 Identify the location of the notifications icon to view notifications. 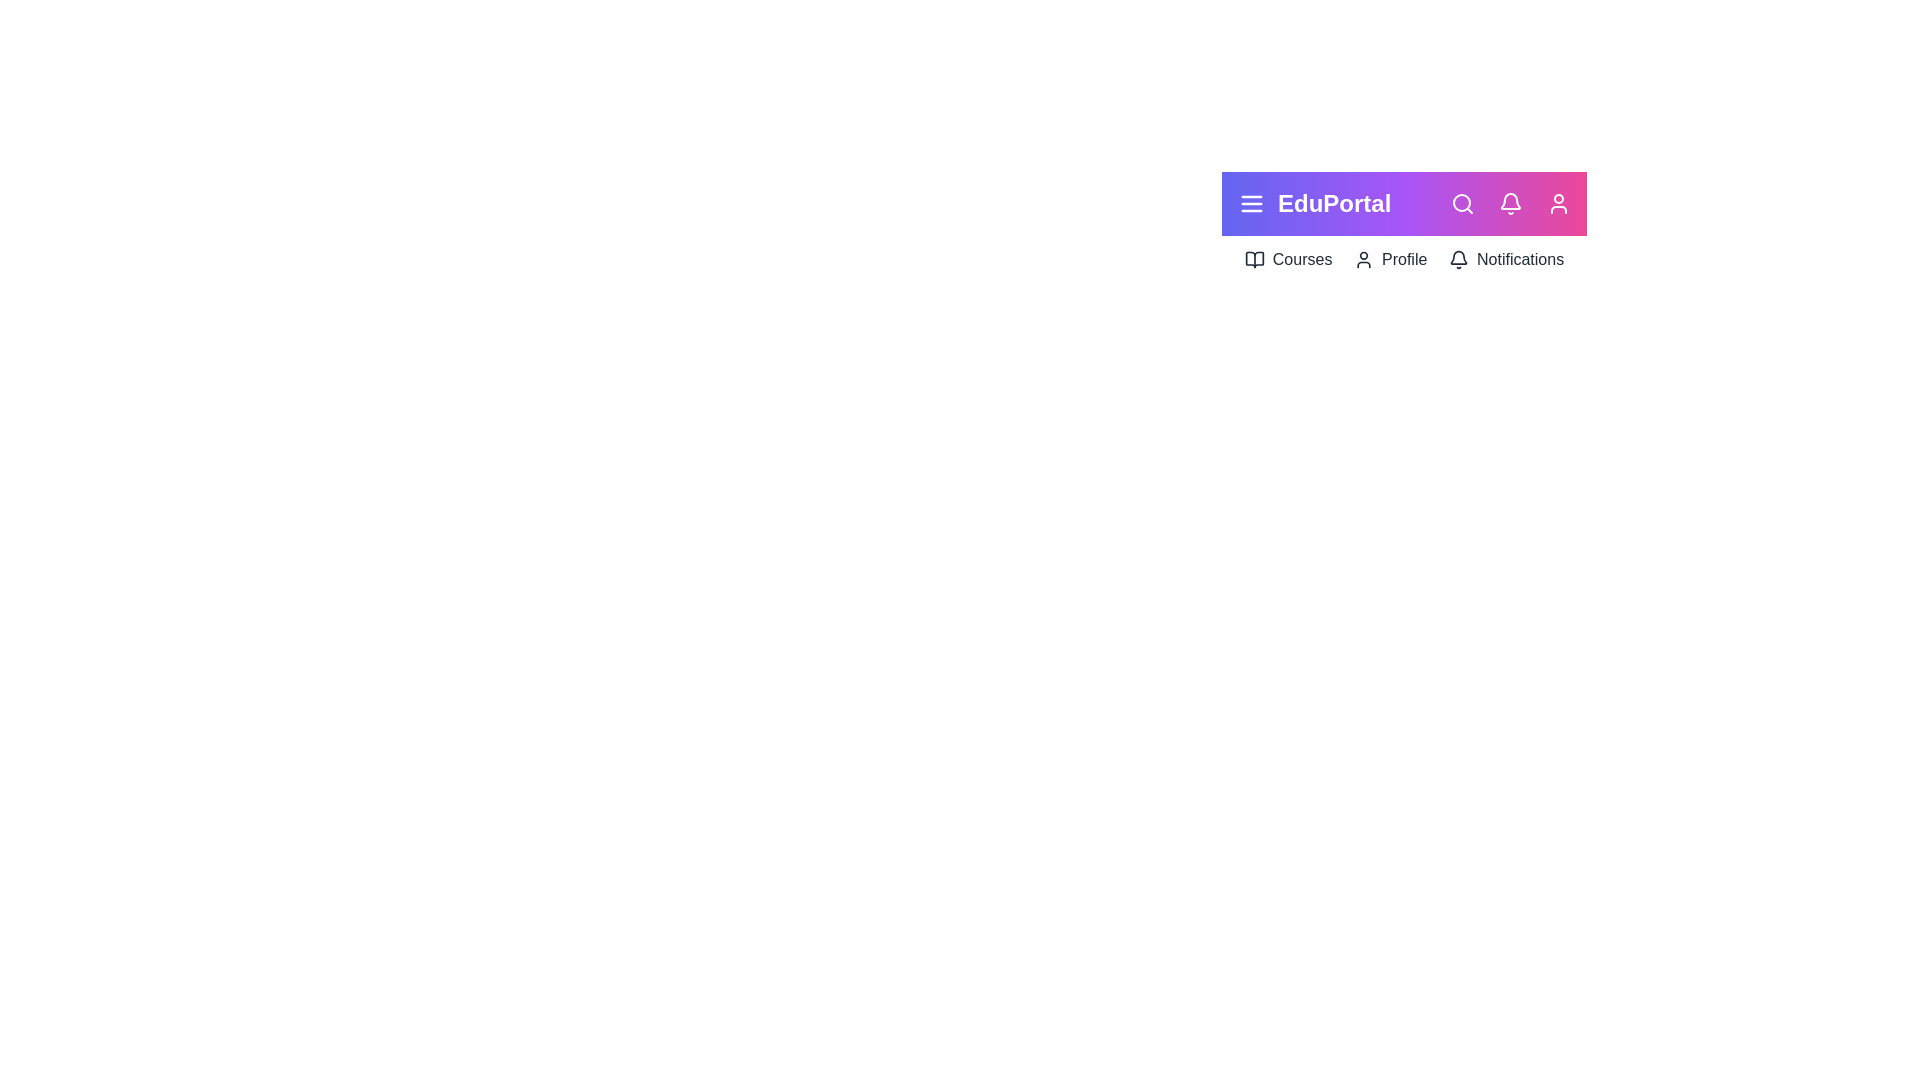
(1511, 204).